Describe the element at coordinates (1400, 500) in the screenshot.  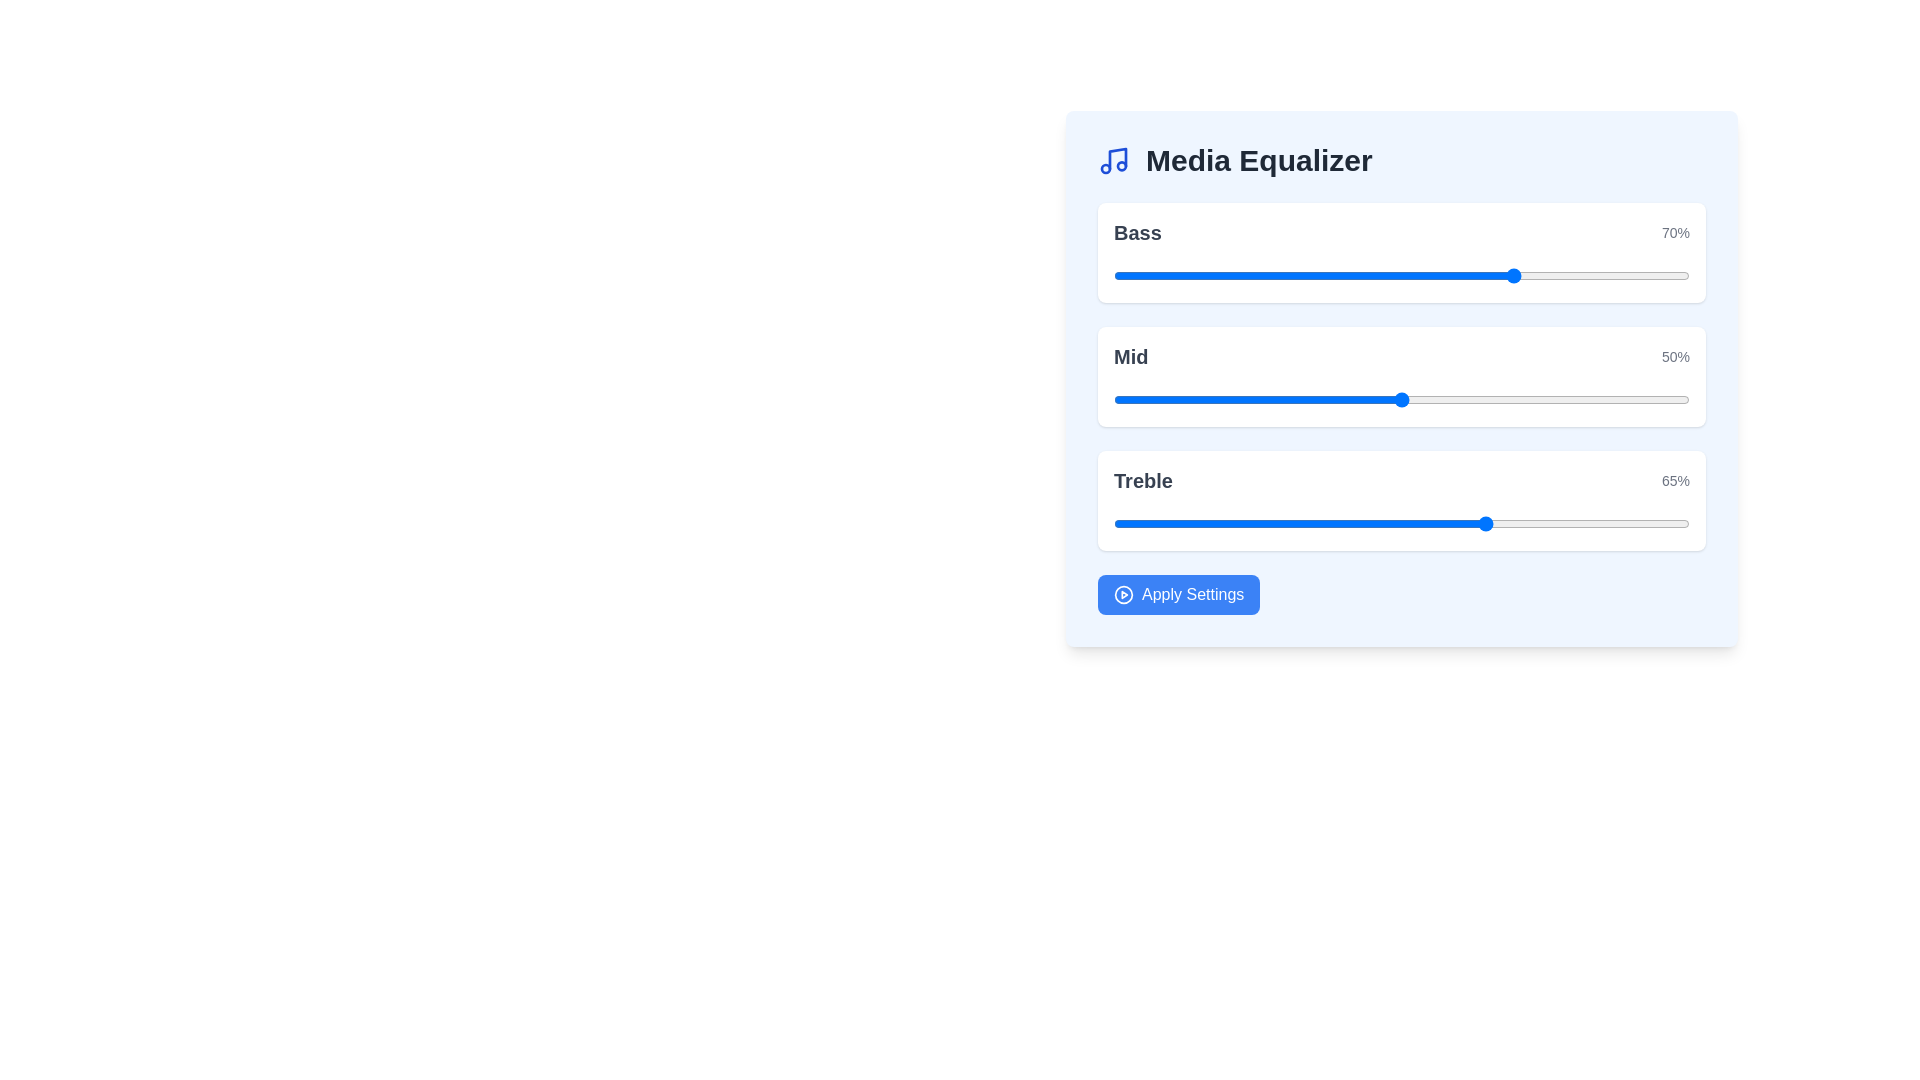
I see `or drag the blue knob of the horizontal slider labeled 'Treble' in the 'Media Equalizer' panel, which represents a value of 65%` at that location.